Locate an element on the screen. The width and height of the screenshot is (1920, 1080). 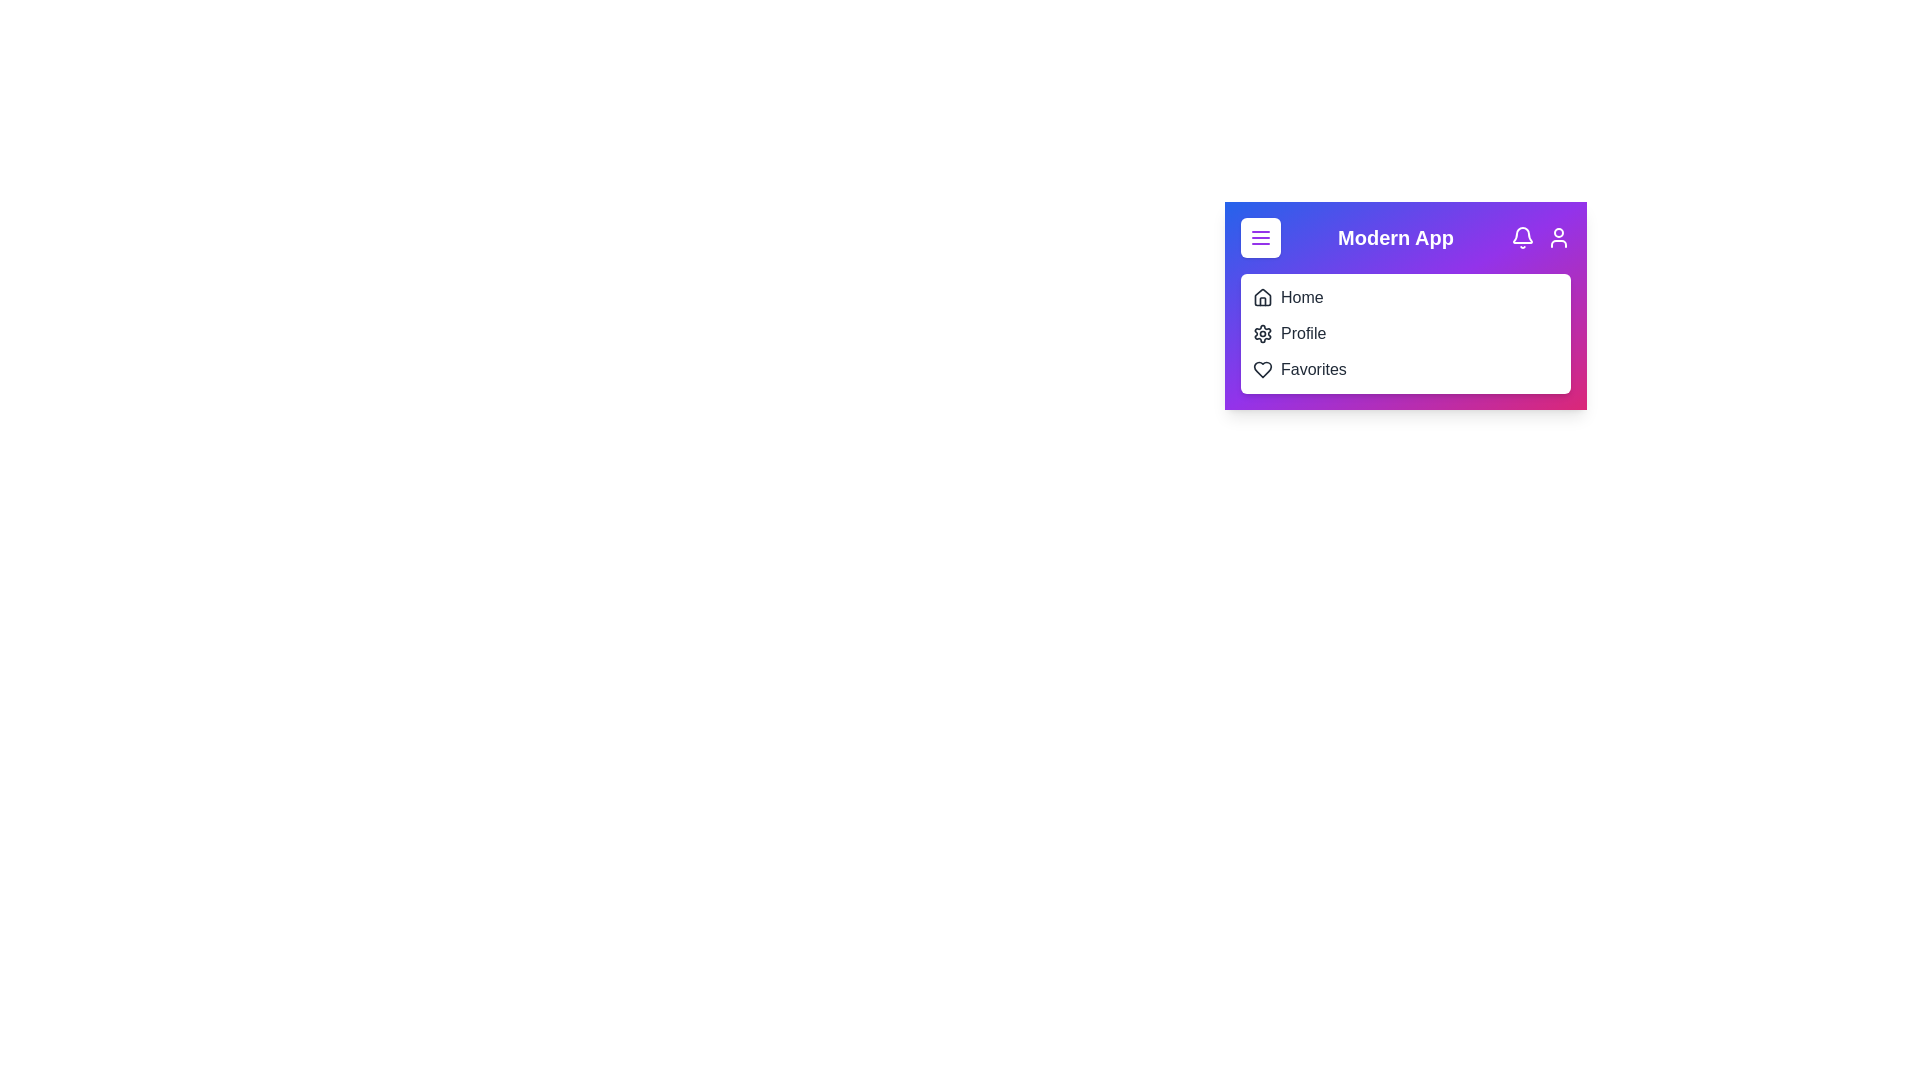
the notification button in the top-right corner of the app bar is located at coordinates (1521, 237).